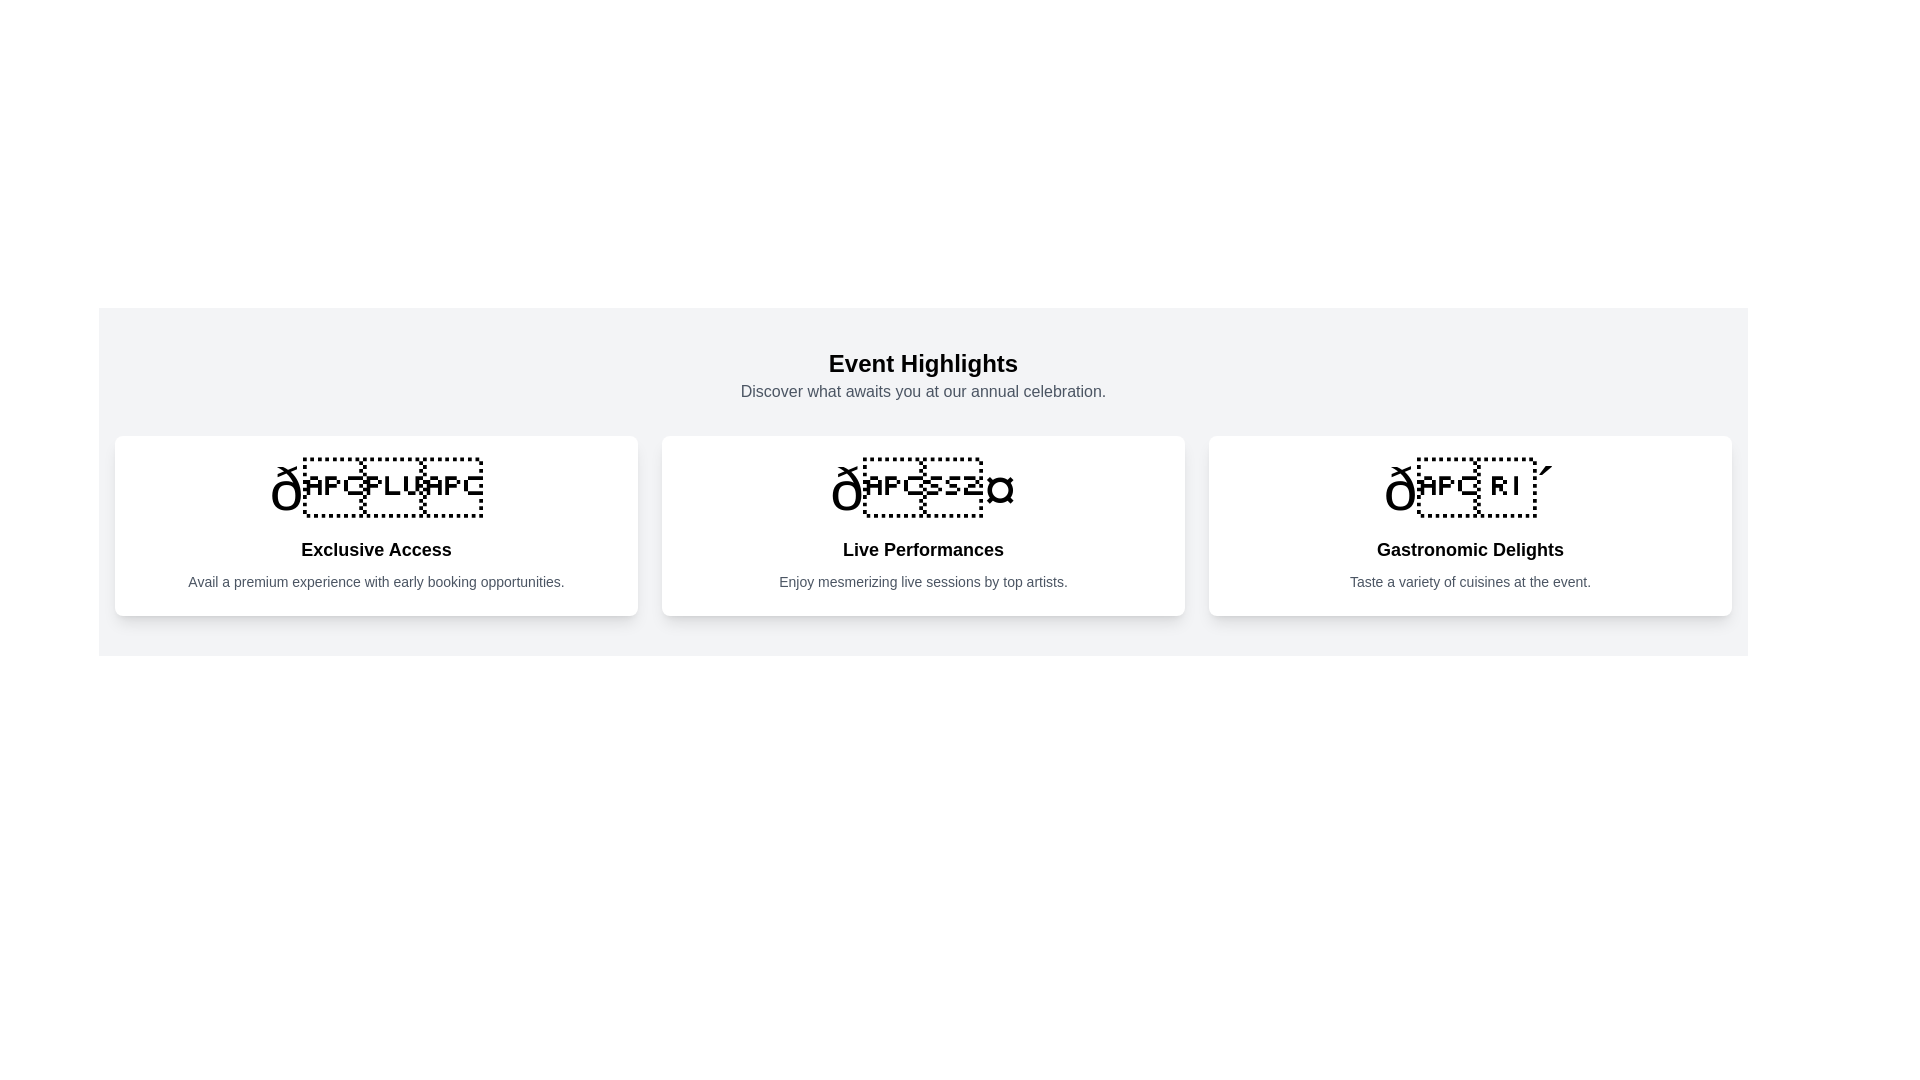 This screenshot has width=1920, height=1080. I want to click on text label that says 'Enjoy mesmerizing live sessions by top artists.' located in the bottom section of the 'Live Performances' card, so click(922, 582).